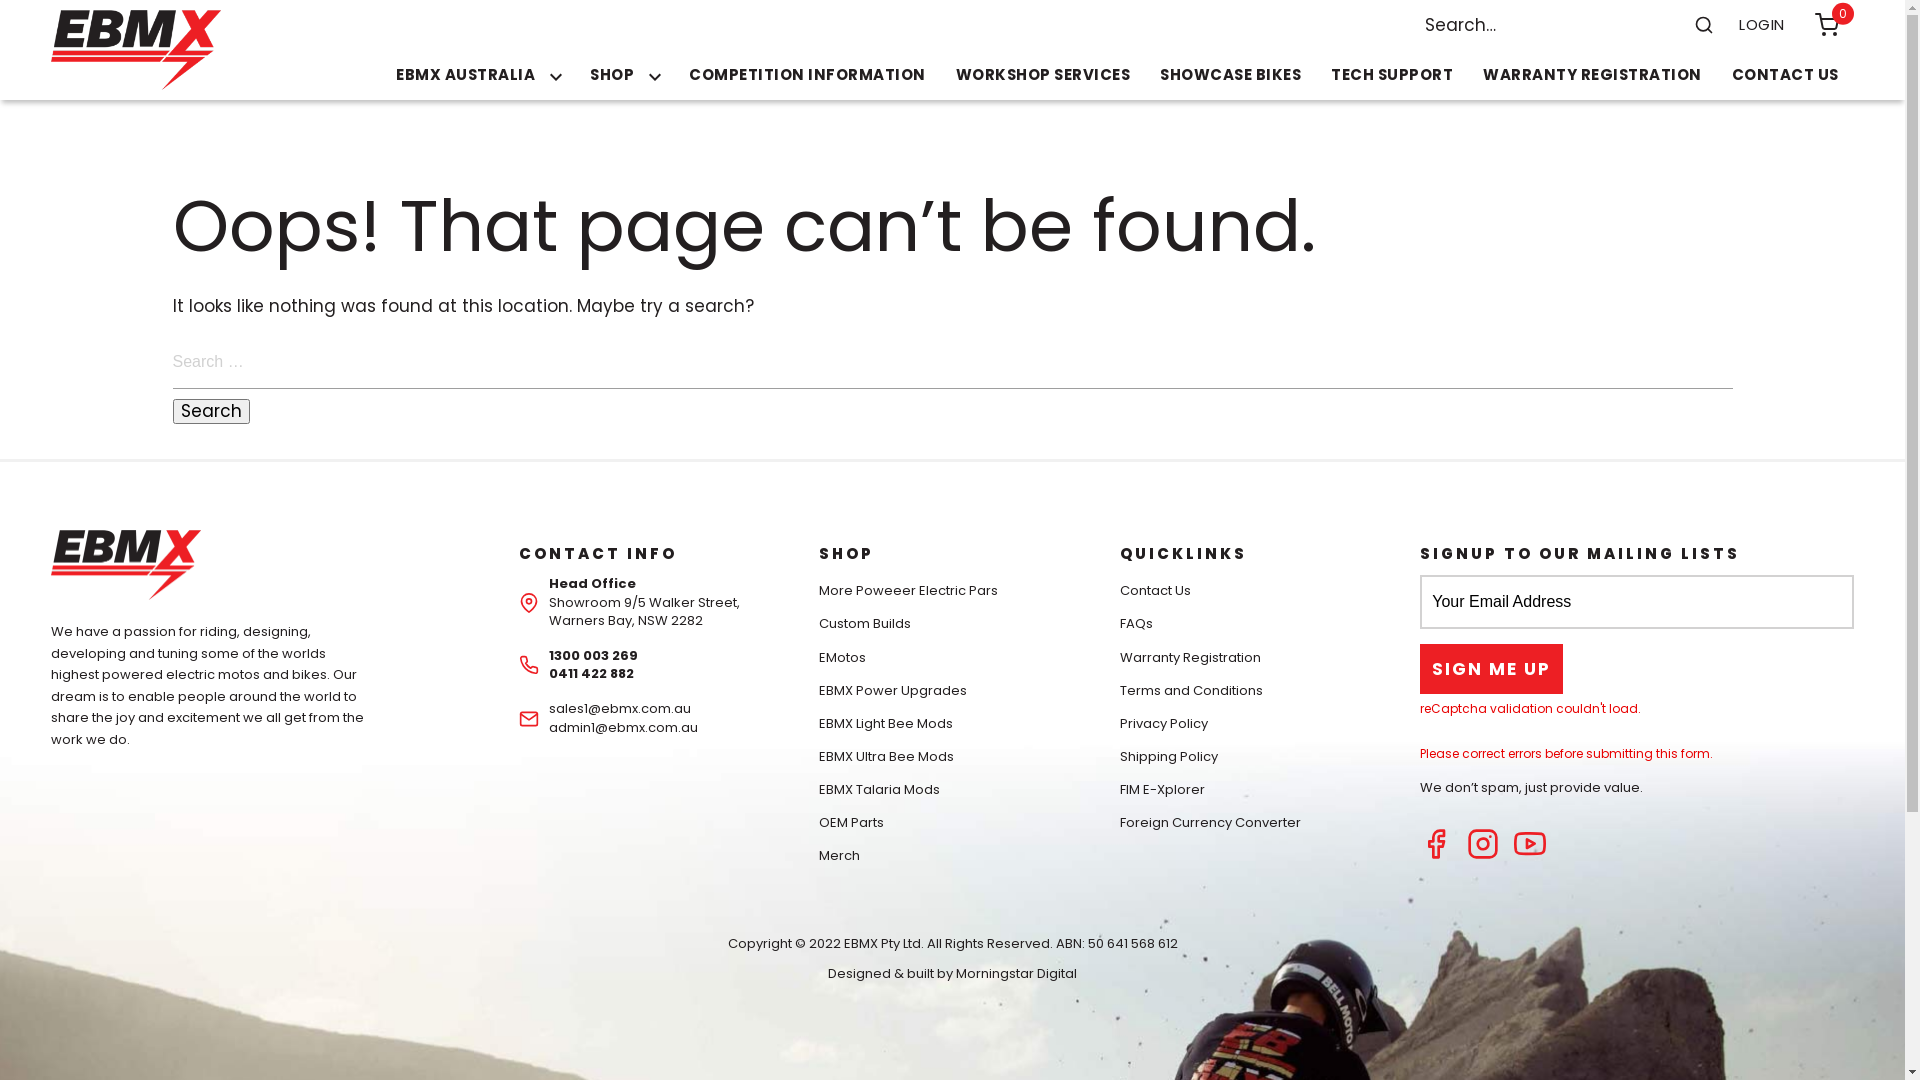 This screenshot has height=1080, width=1920. What do you see at coordinates (1761, 24) in the screenshot?
I see `'LOGIN'` at bounding box center [1761, 24].